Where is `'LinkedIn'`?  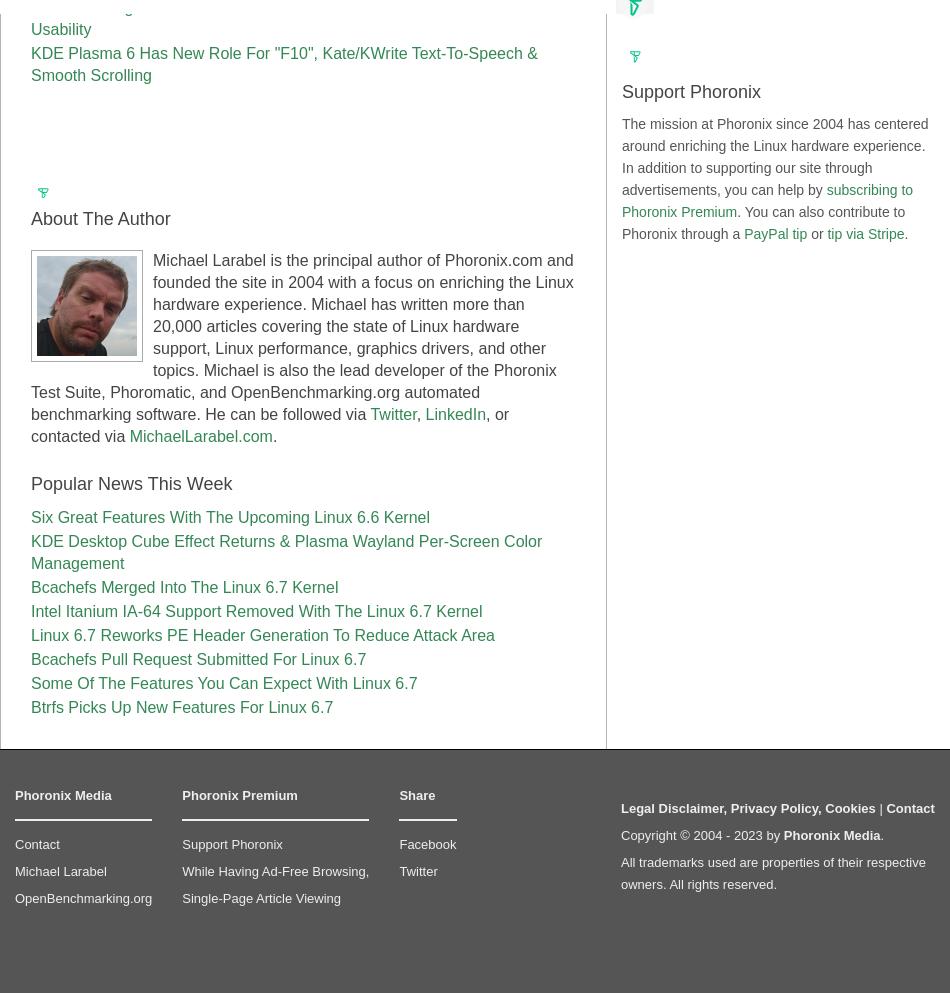 'LinkedIn' is located at coordinates (454, 413).